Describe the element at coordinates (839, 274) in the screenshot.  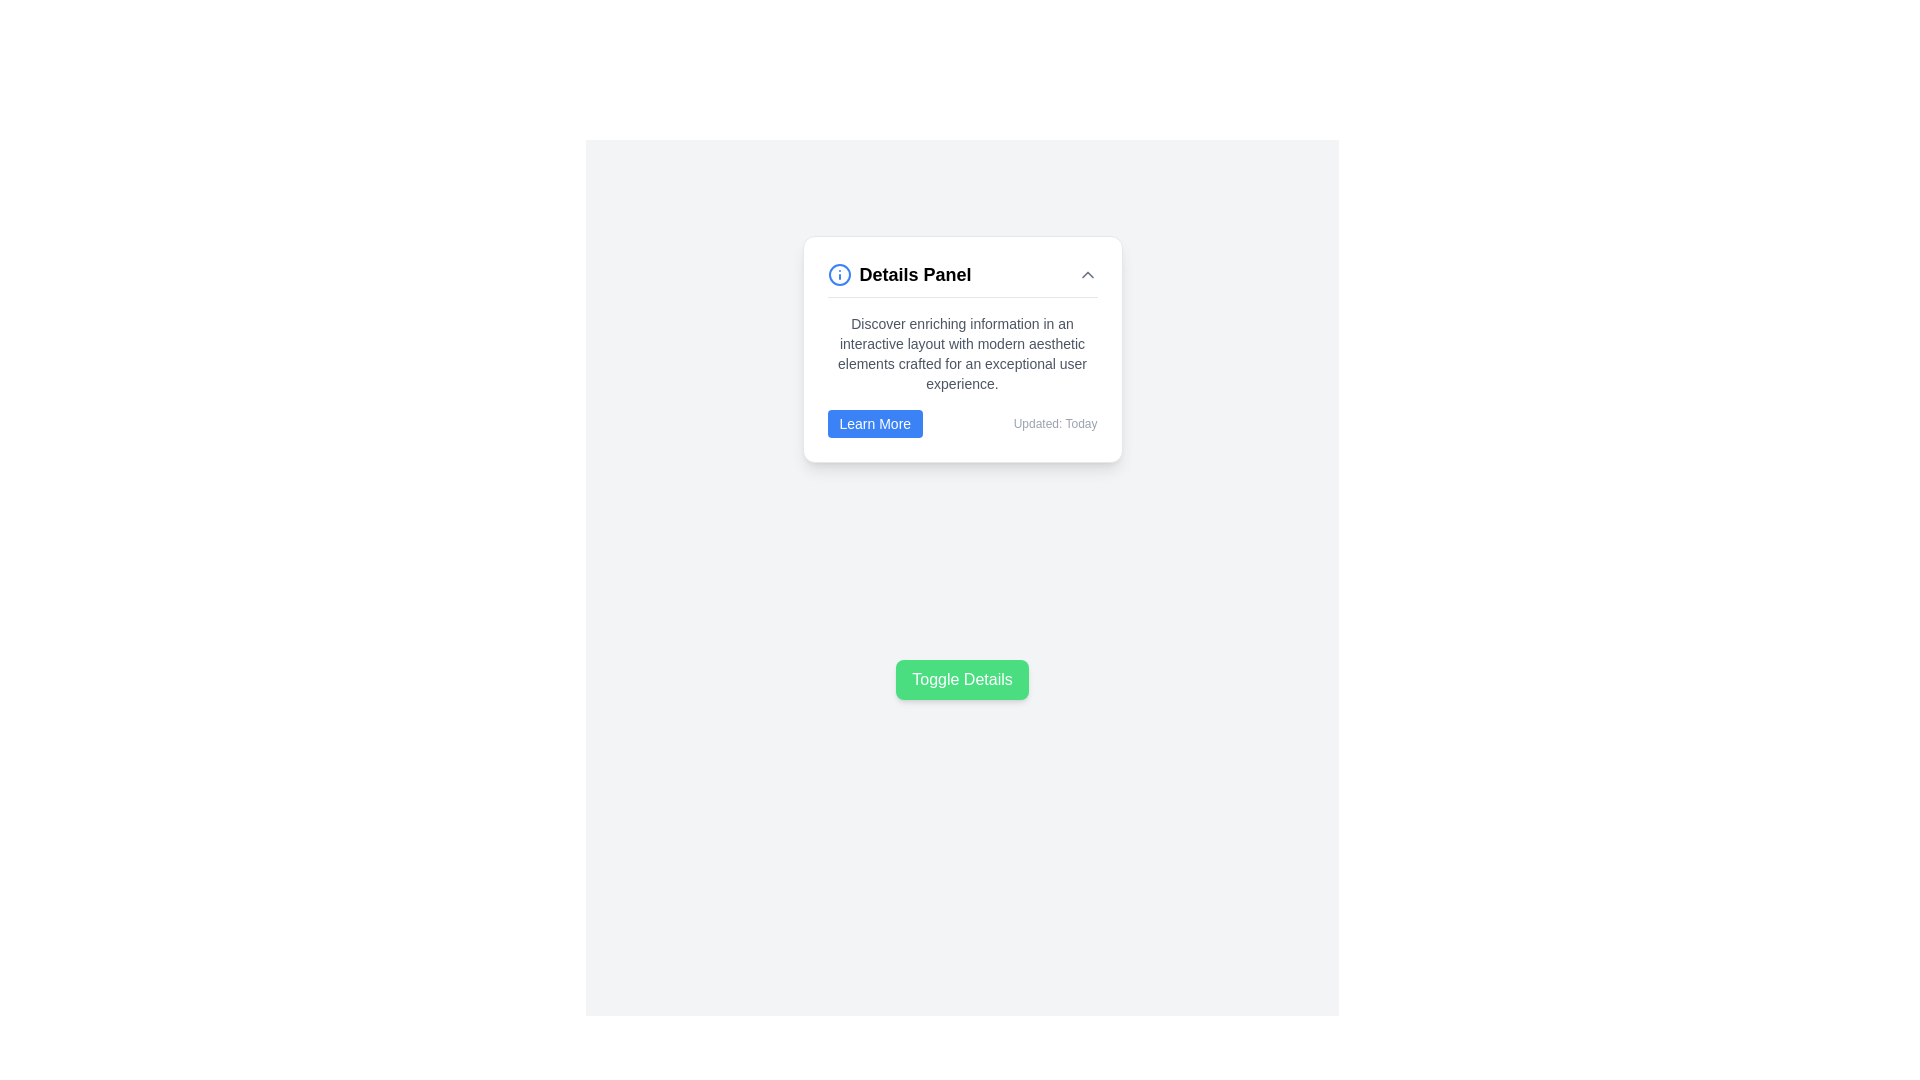
I see `the SVG circle in the information icon located in the 'Details Panel' card at the top of the interface` at that location.